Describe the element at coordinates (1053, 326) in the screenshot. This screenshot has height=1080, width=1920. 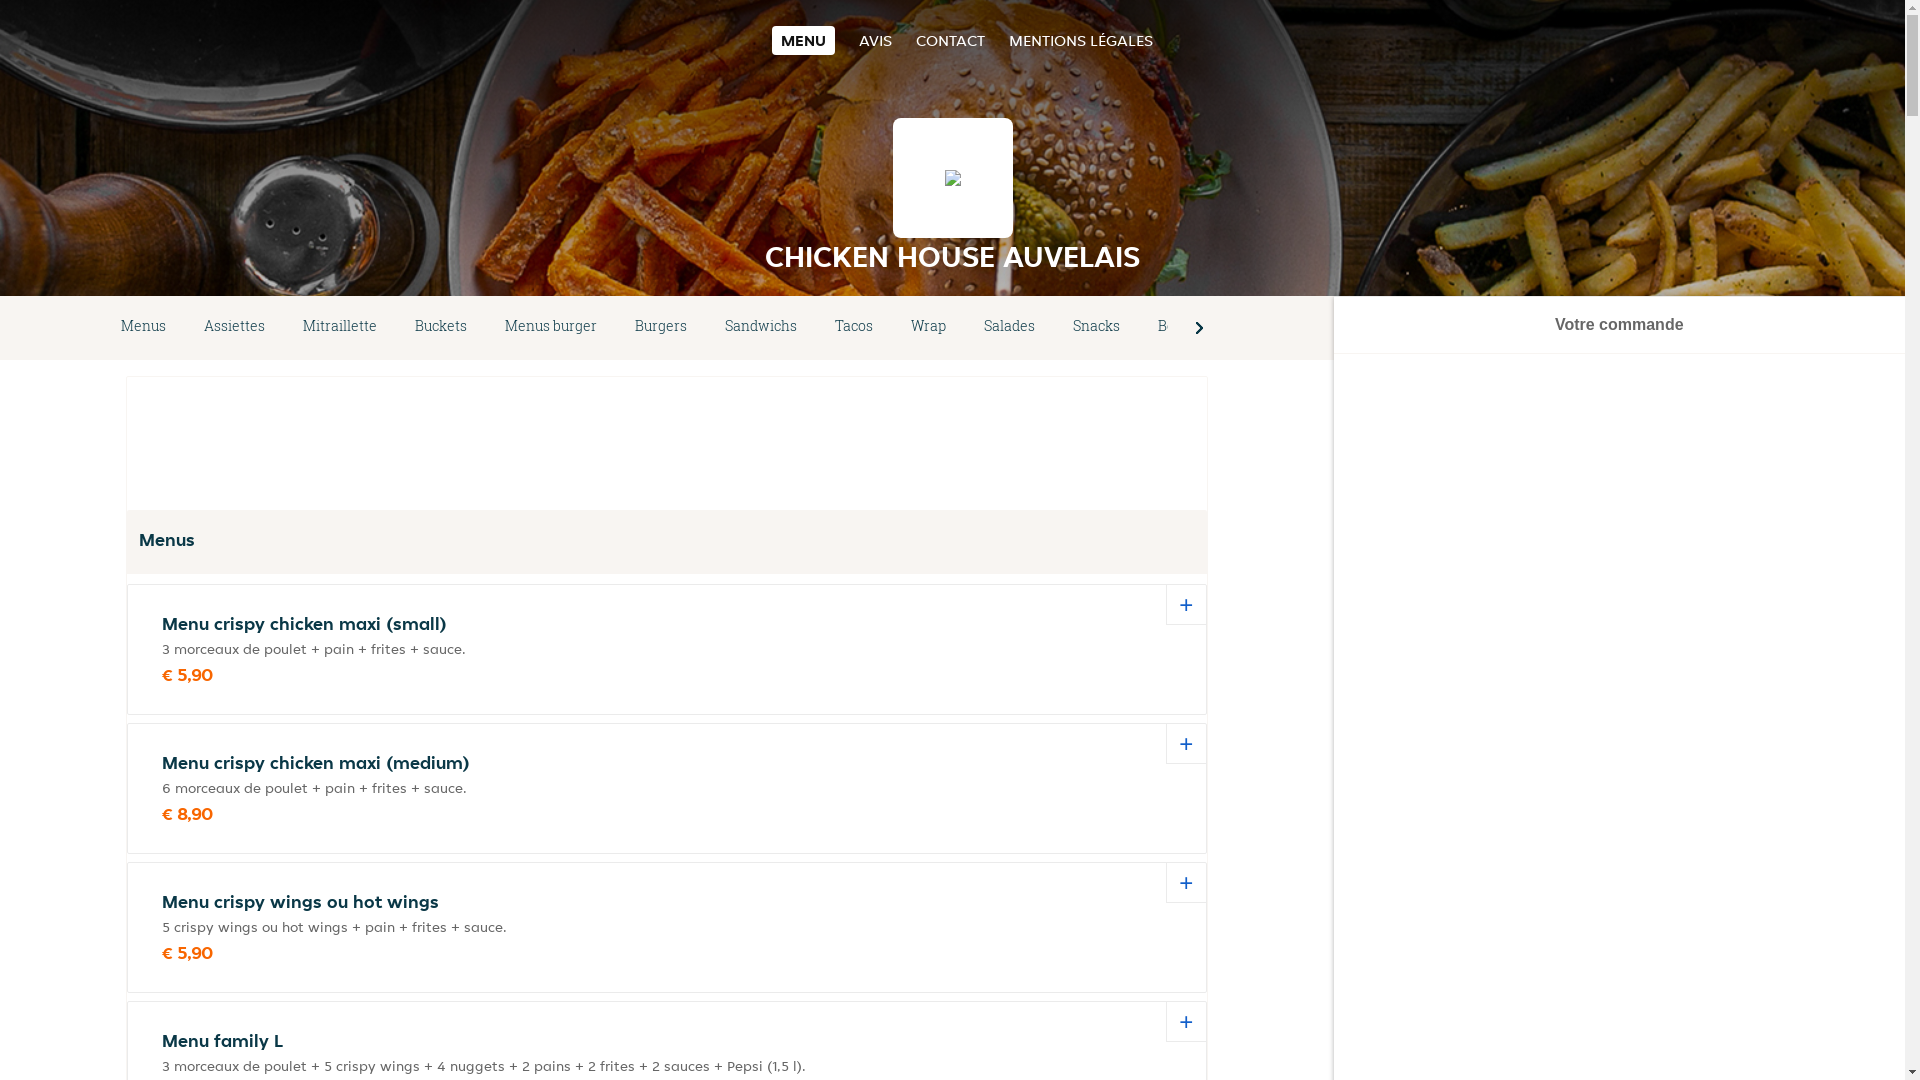
I see `'Snacks'` at that location.